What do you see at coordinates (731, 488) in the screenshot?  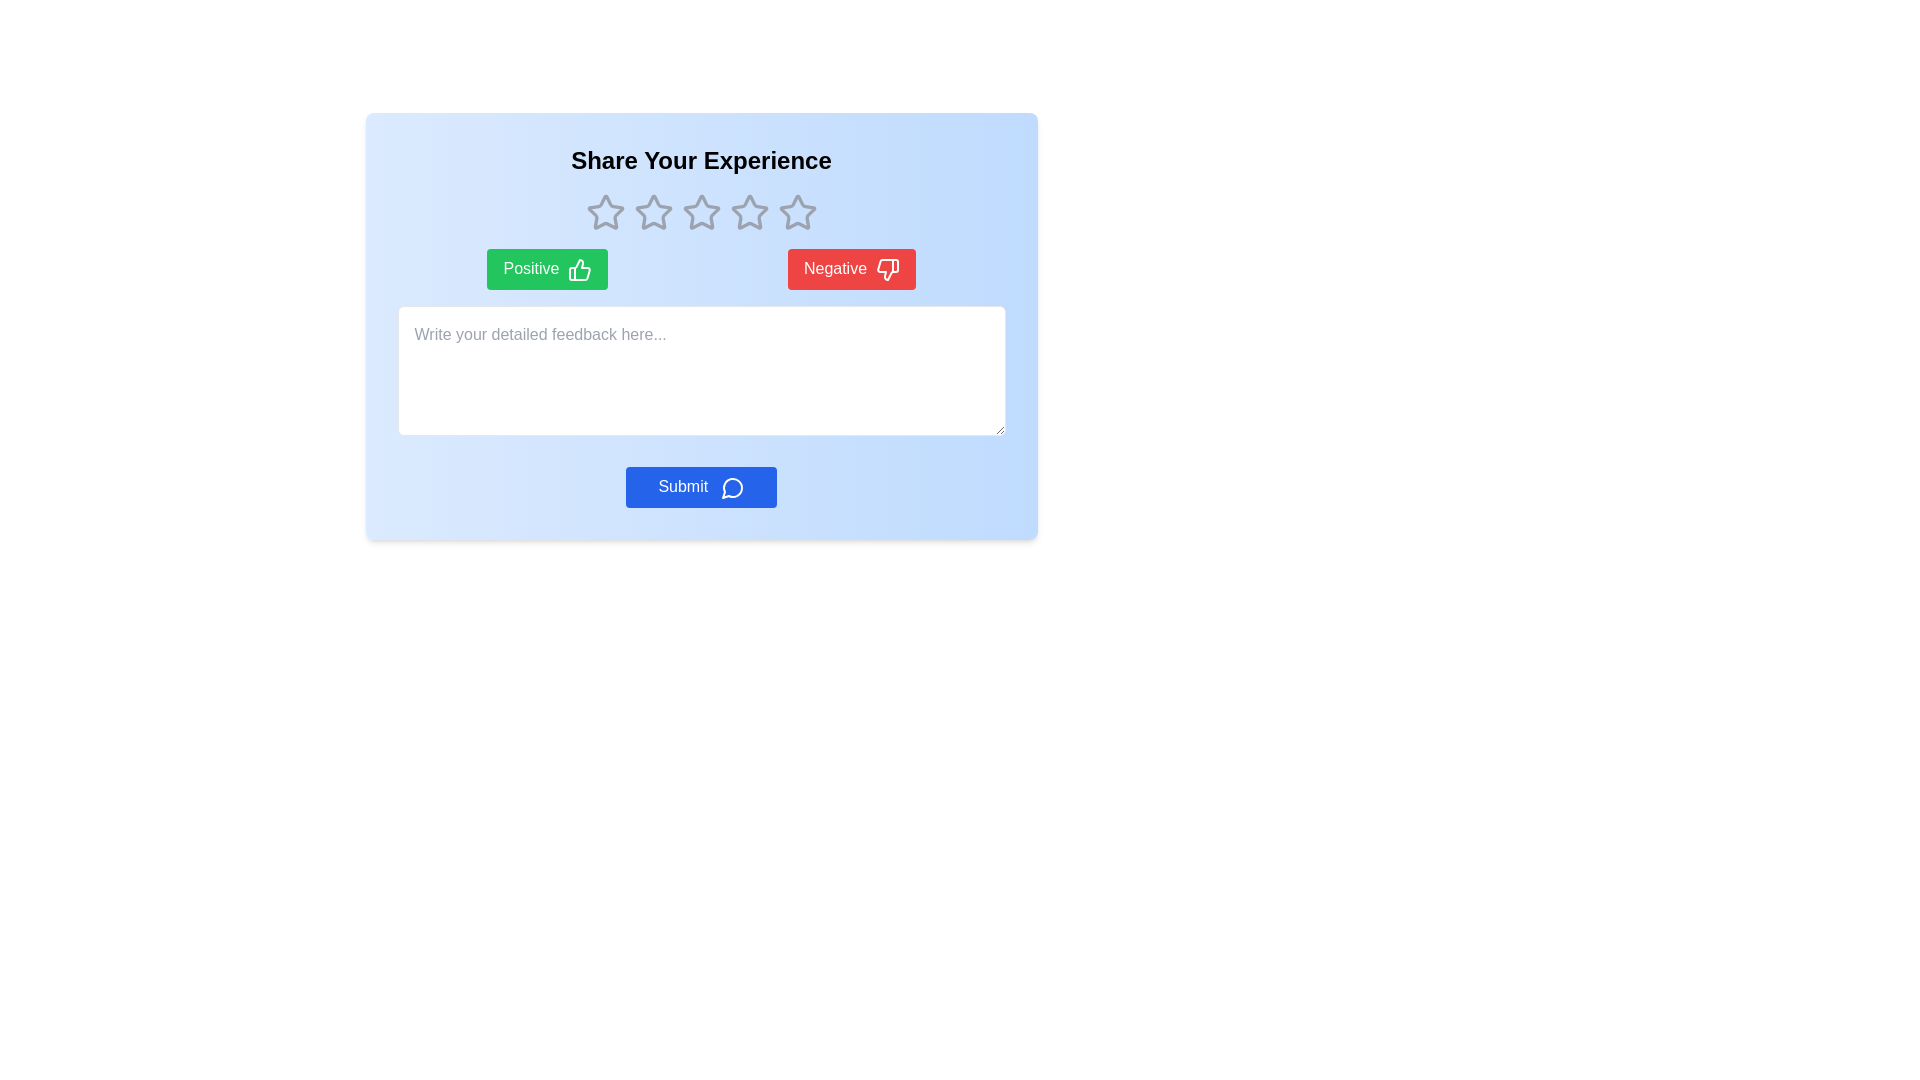 I see `the blue speech bubble icon located in the 'Submit' button area at the bottom center of the feedback form interface` at bounding box center [731, 488].